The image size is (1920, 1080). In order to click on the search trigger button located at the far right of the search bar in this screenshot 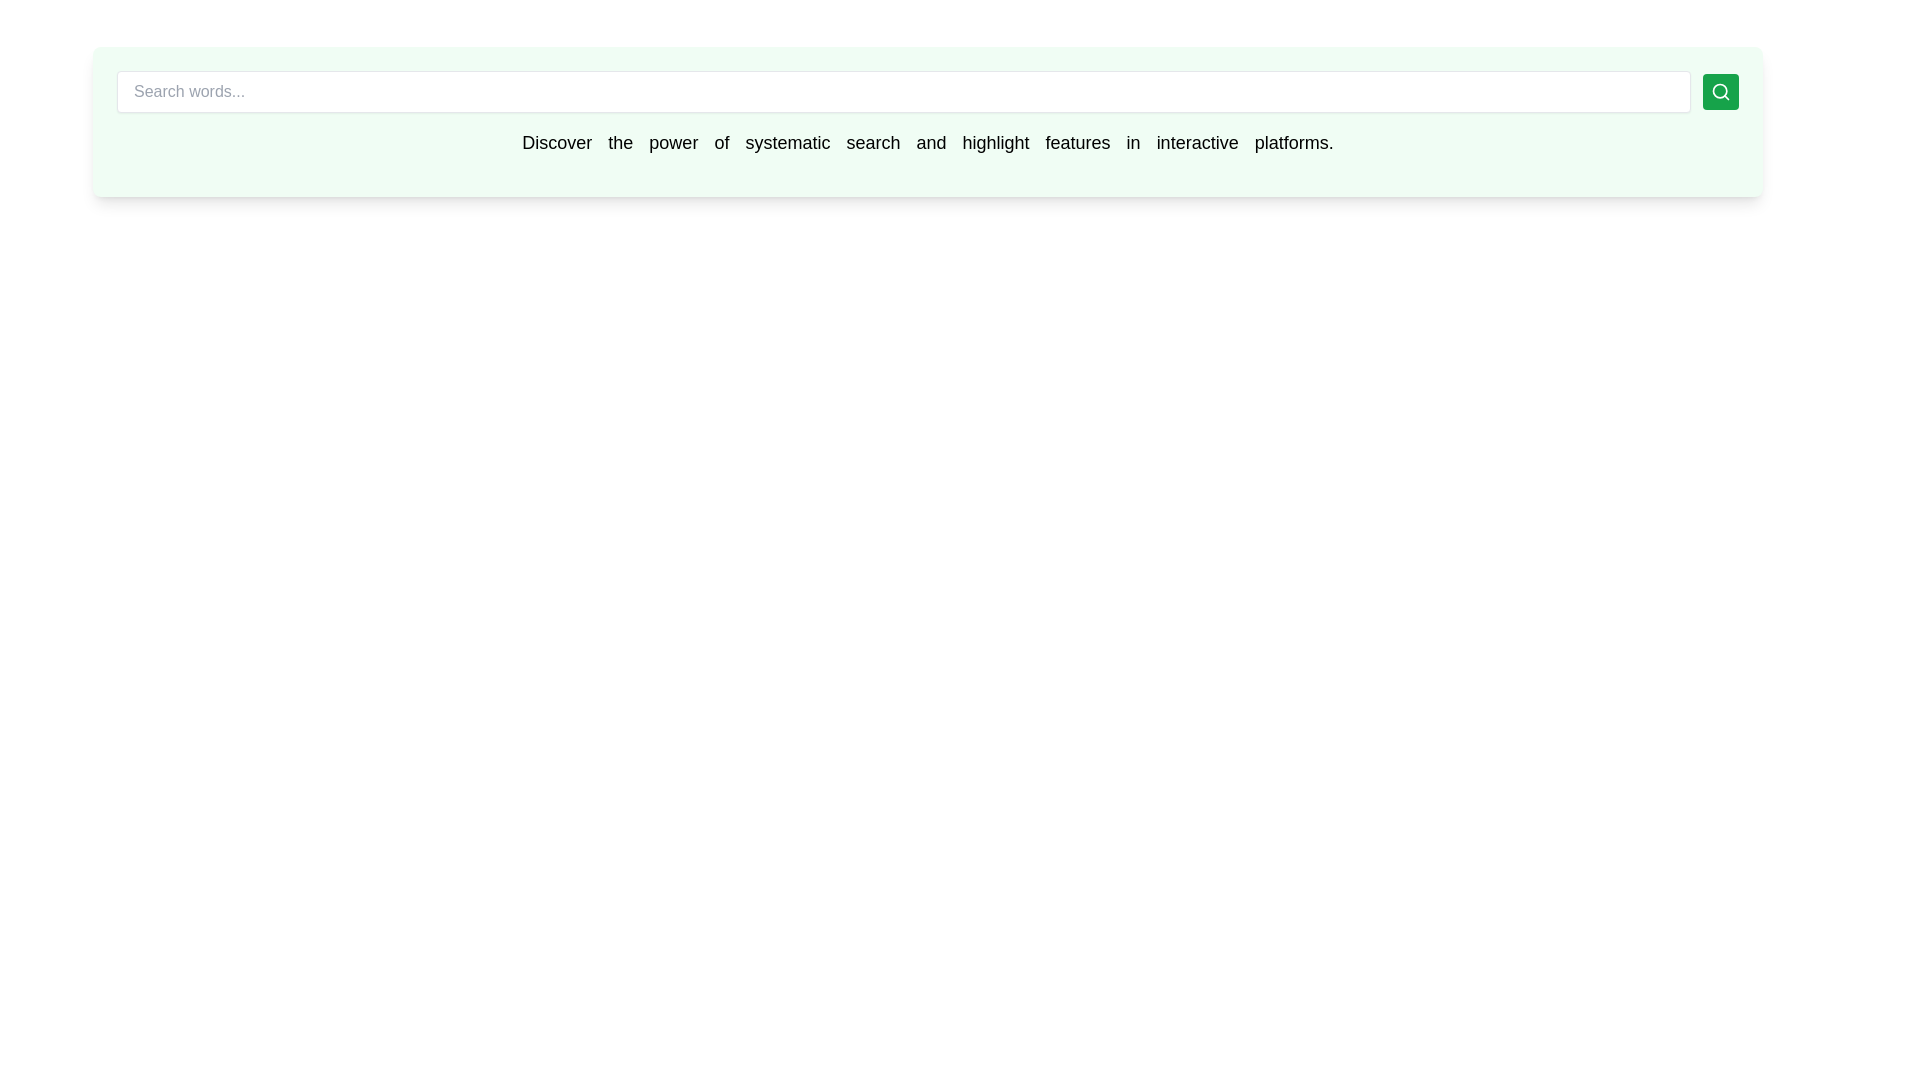, I will do `click(1720, 92)`.